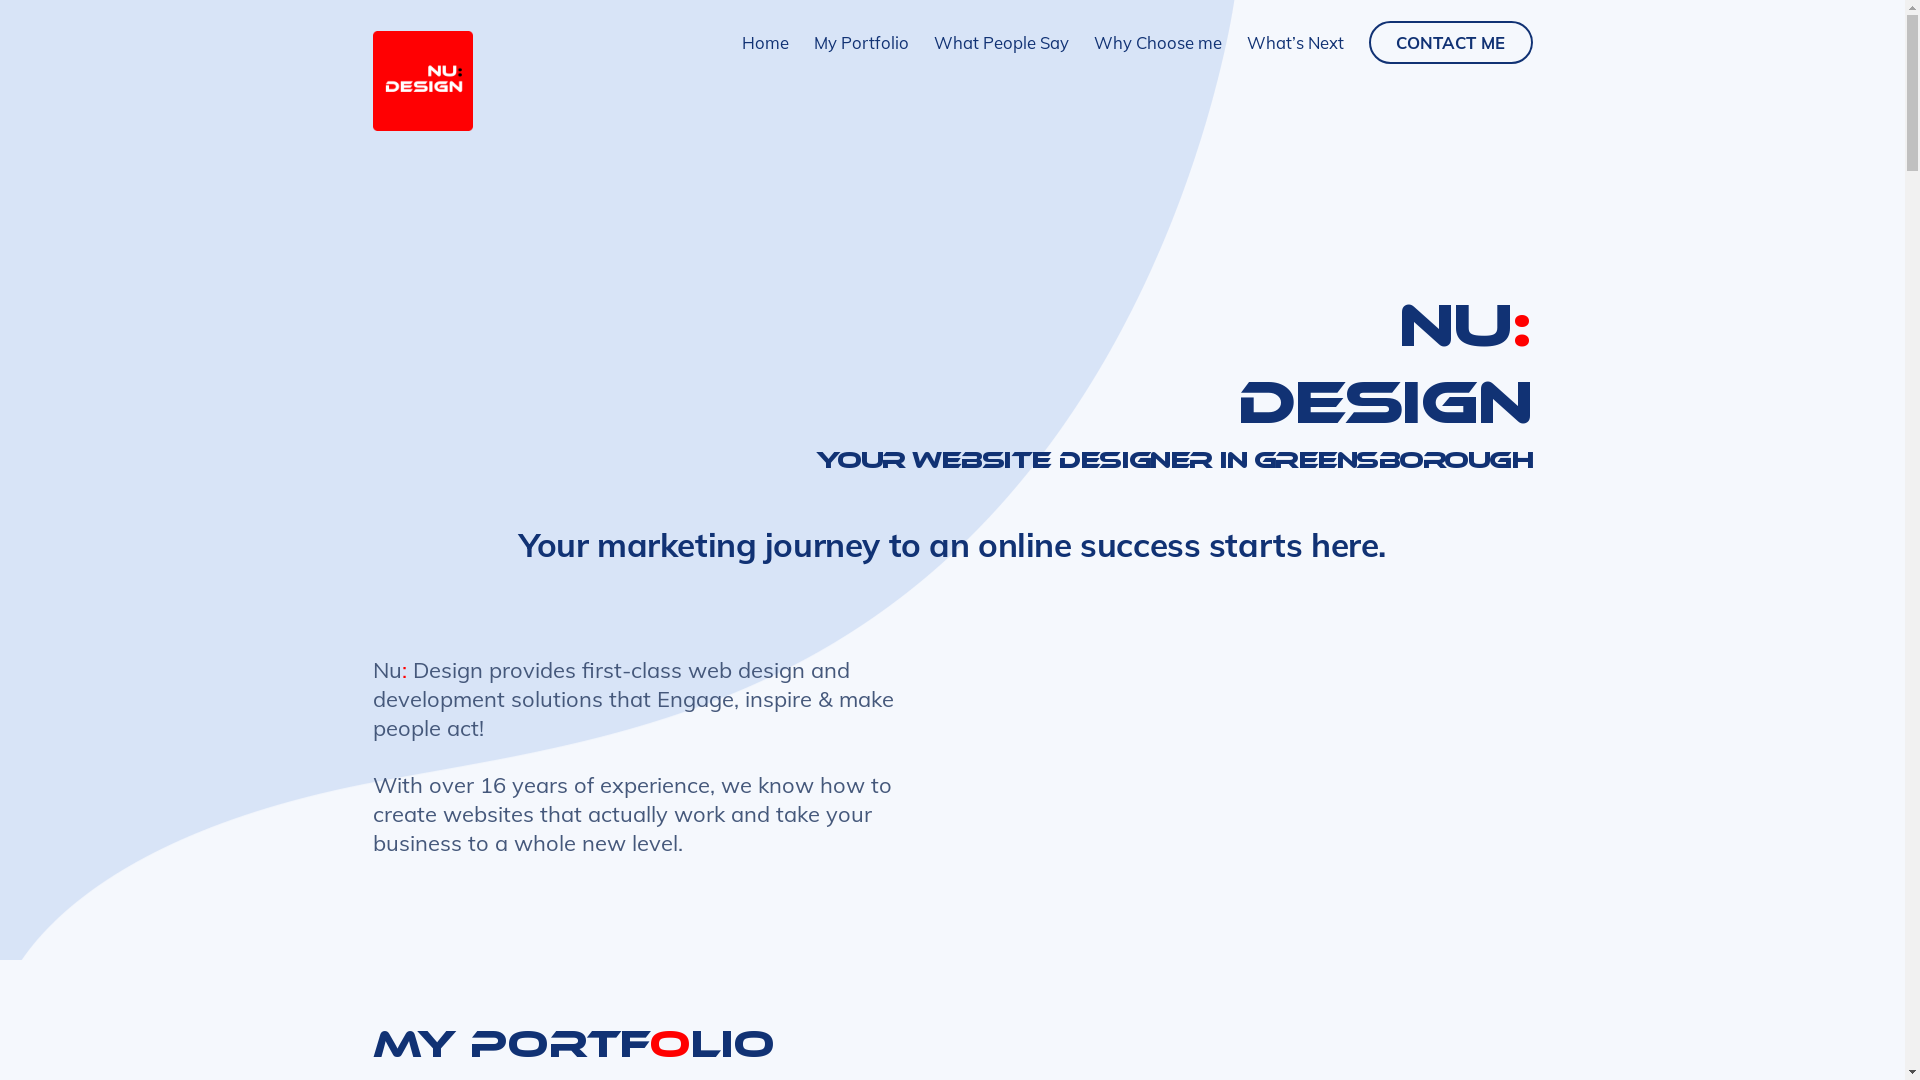  I want to click on 'Nu Design (2)', so click(421, 80).